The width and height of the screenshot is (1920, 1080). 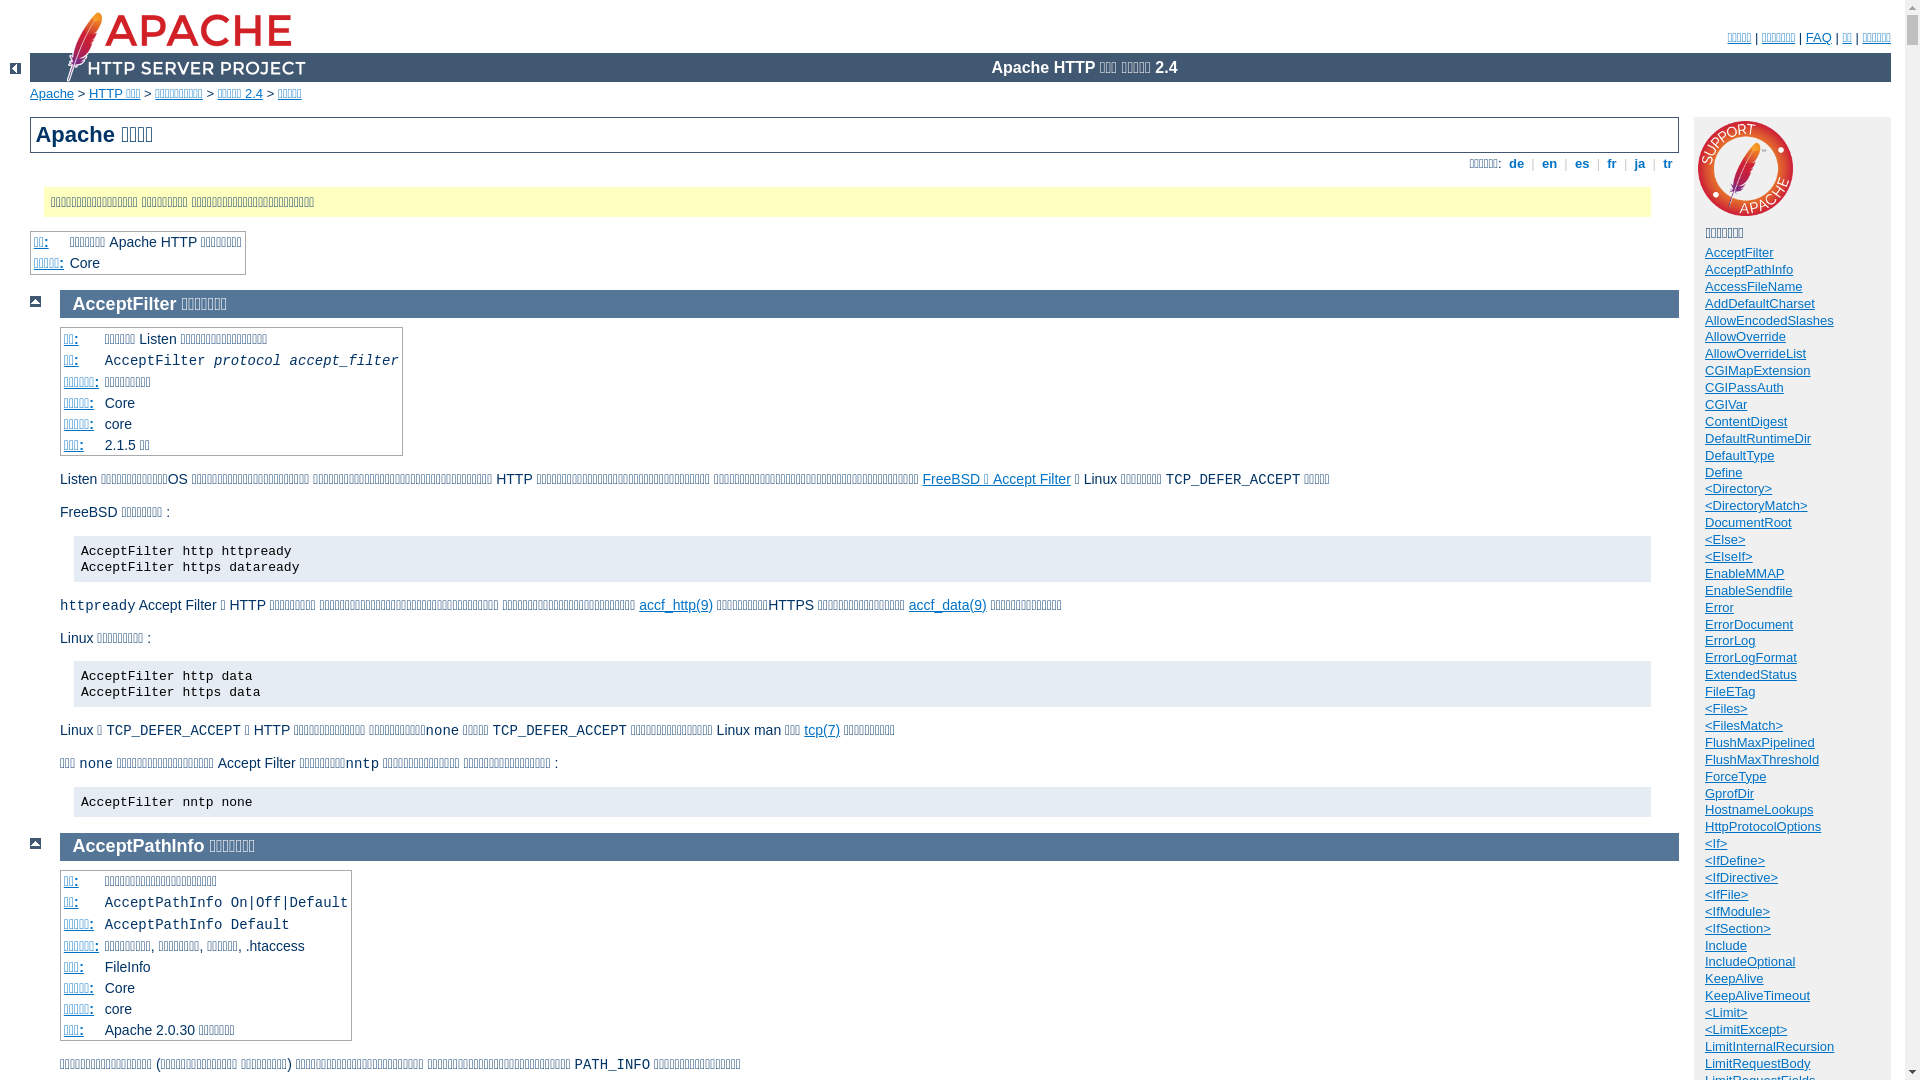 What do you see at coordinates (1756, 370) in the screenshot?
I see `'CGIMapExtension'` at bounding box center [1756, 370].